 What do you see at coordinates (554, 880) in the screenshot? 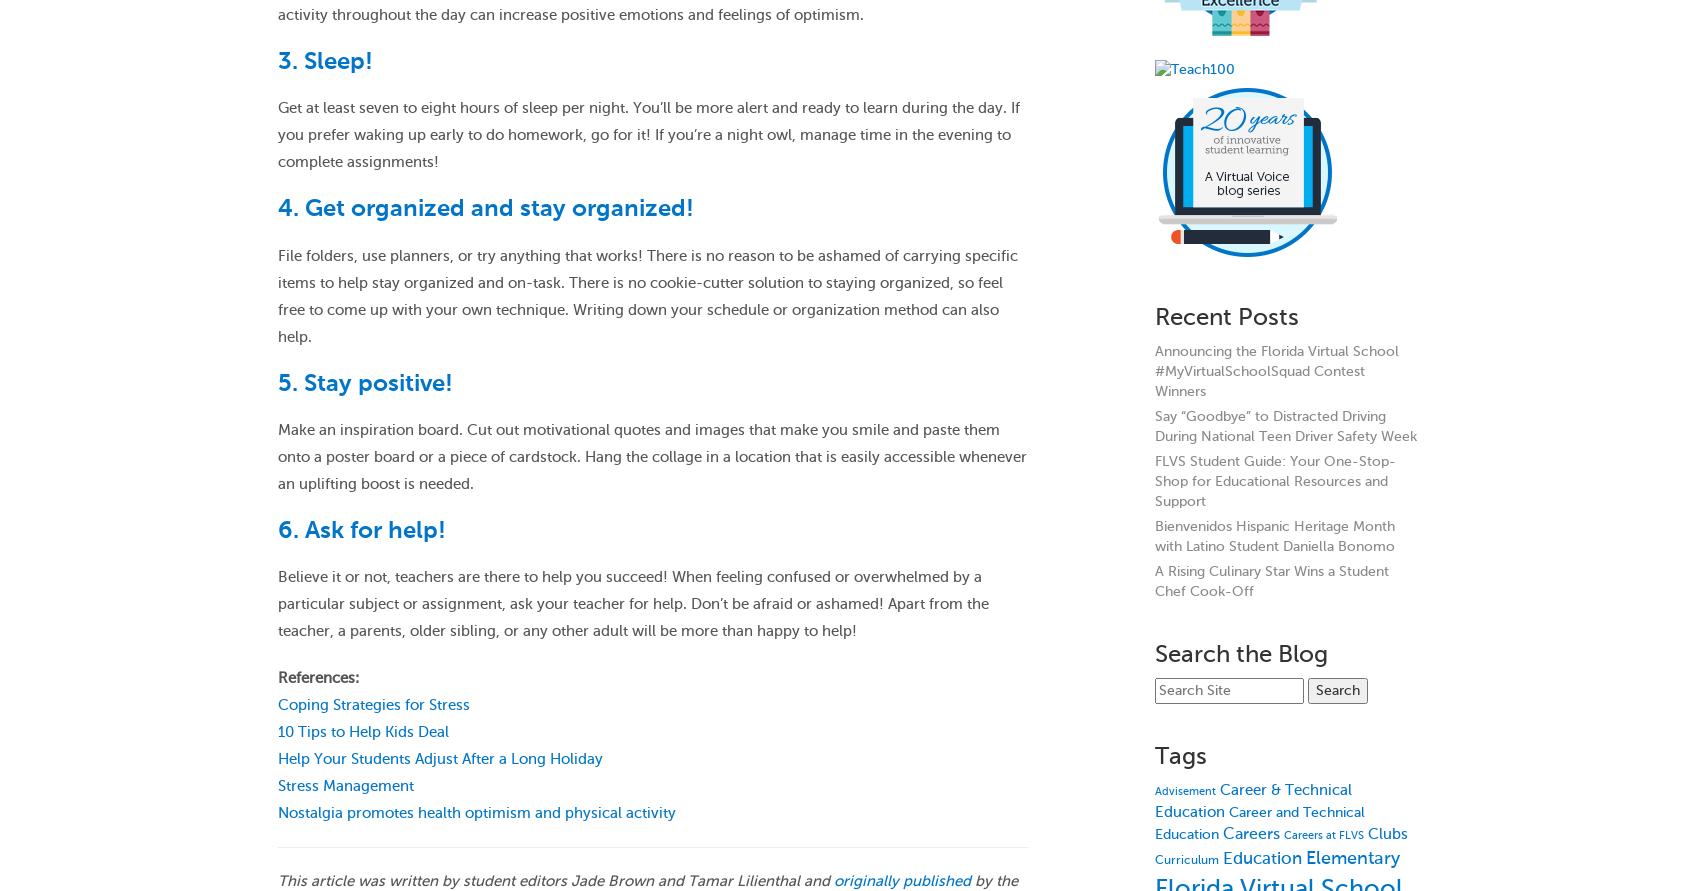
I see `'This article was written by student editors Jade Brown and Tamar Lilienthal and'` at bounding box center [554, 880].